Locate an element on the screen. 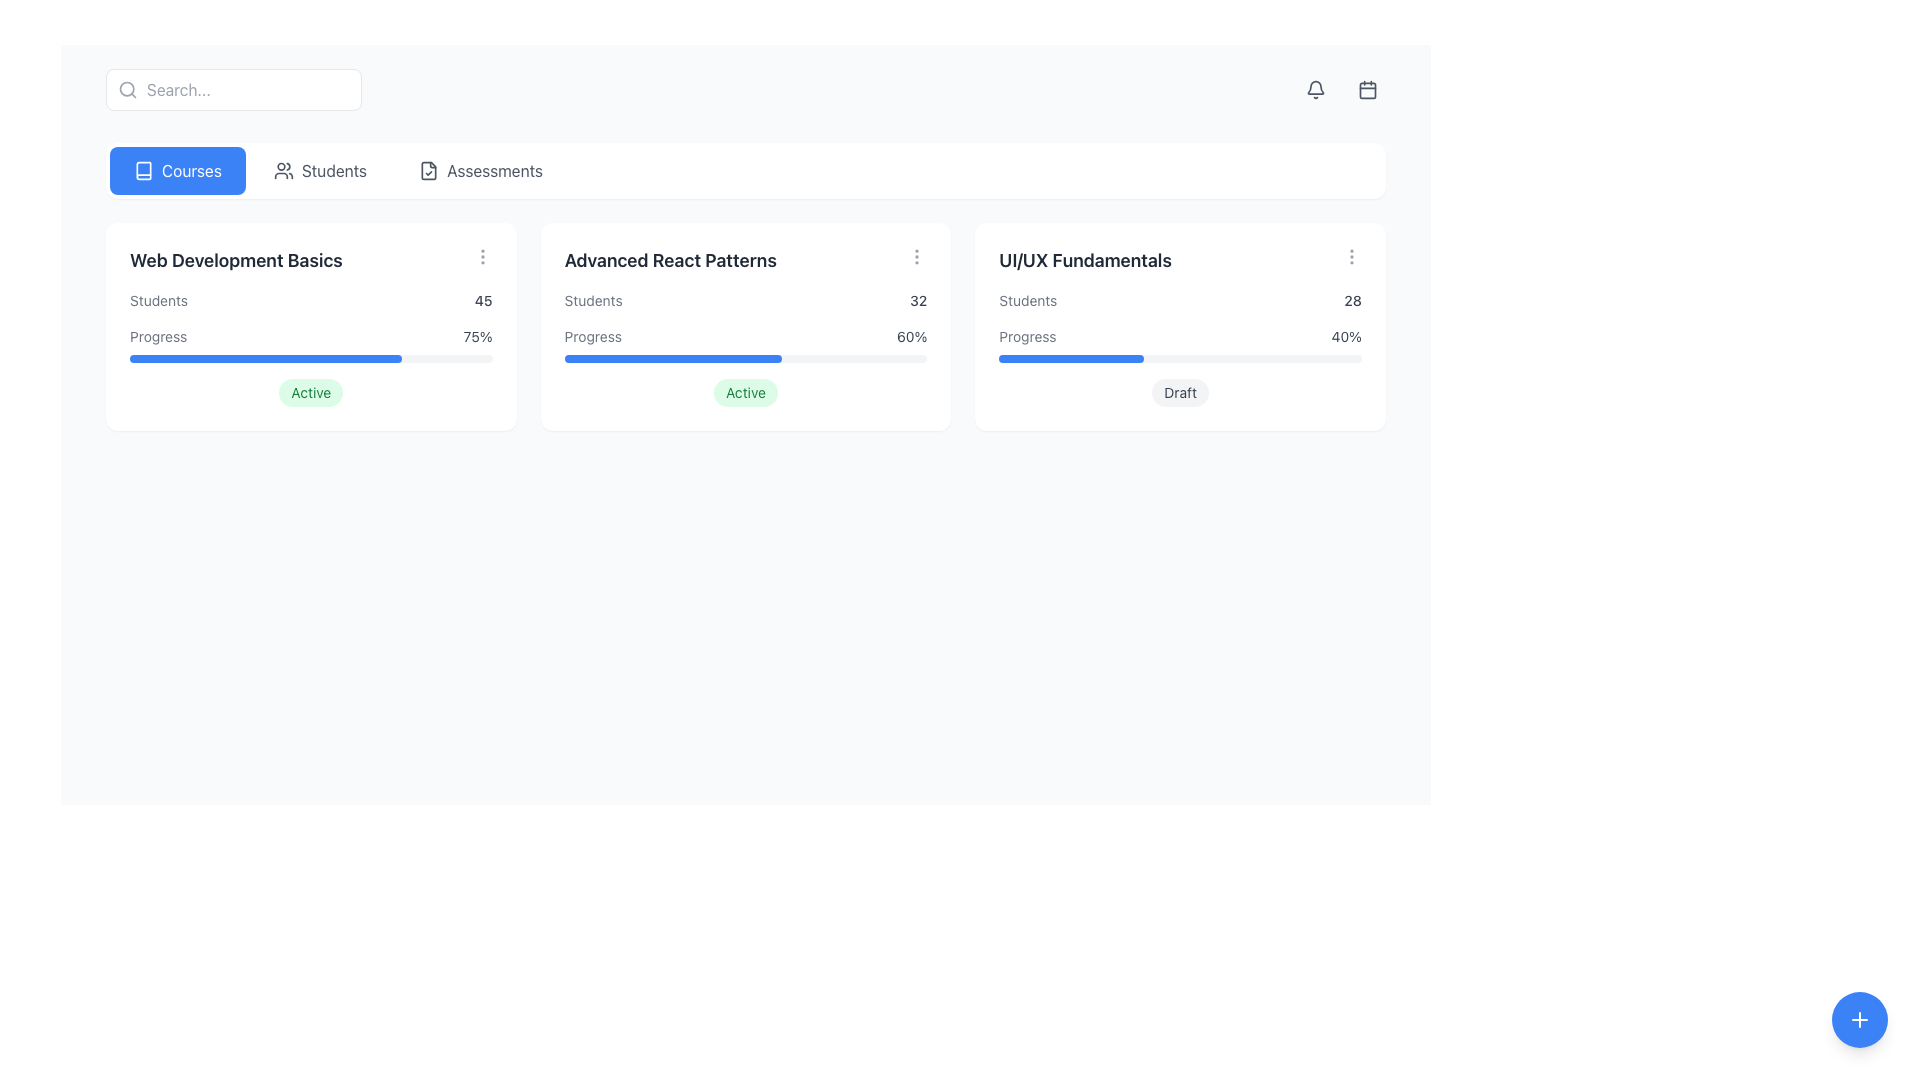 This screenshot has height=1080, width=1920. displayed data from the Information display component with progress bar and tag, which shows 'Students' as 28 and 'Progress' as 40% is located at coordinates (1180, 347).